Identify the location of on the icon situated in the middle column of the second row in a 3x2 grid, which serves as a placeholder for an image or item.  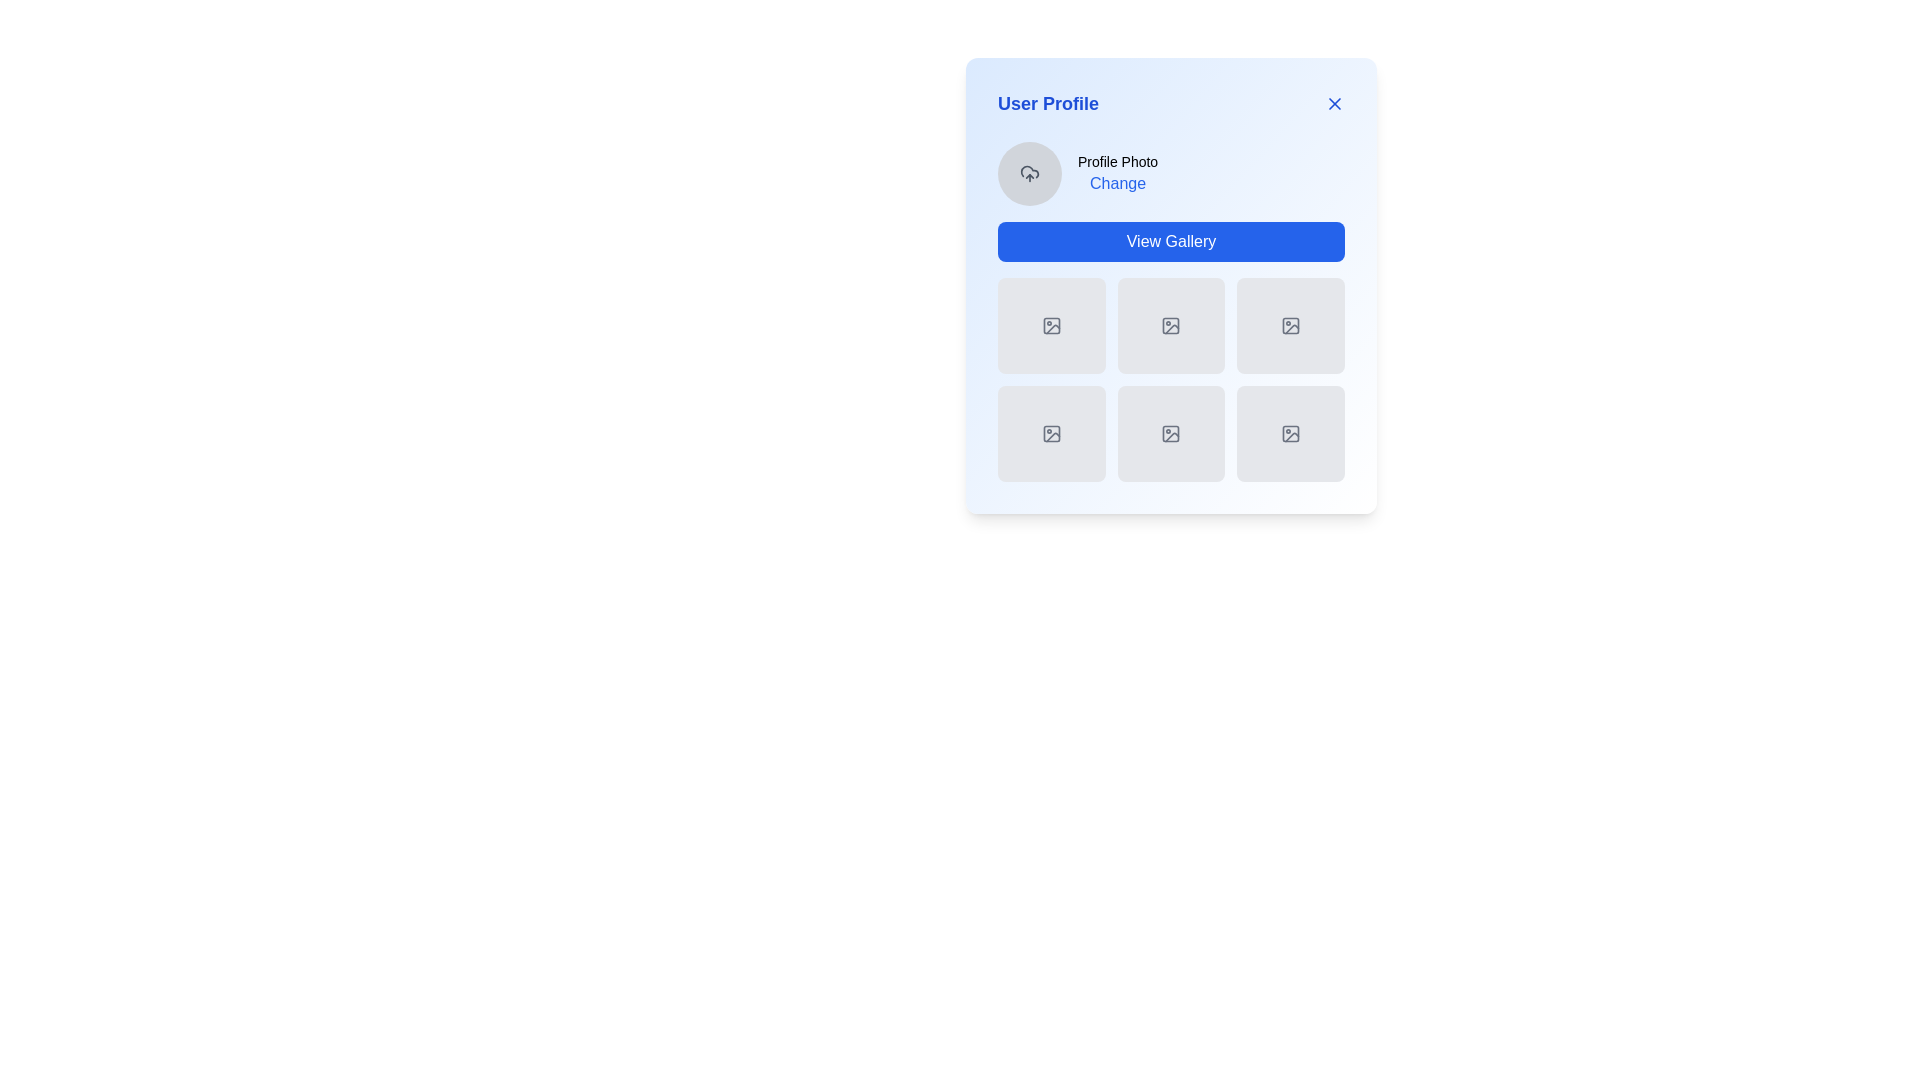
(1291, 325).